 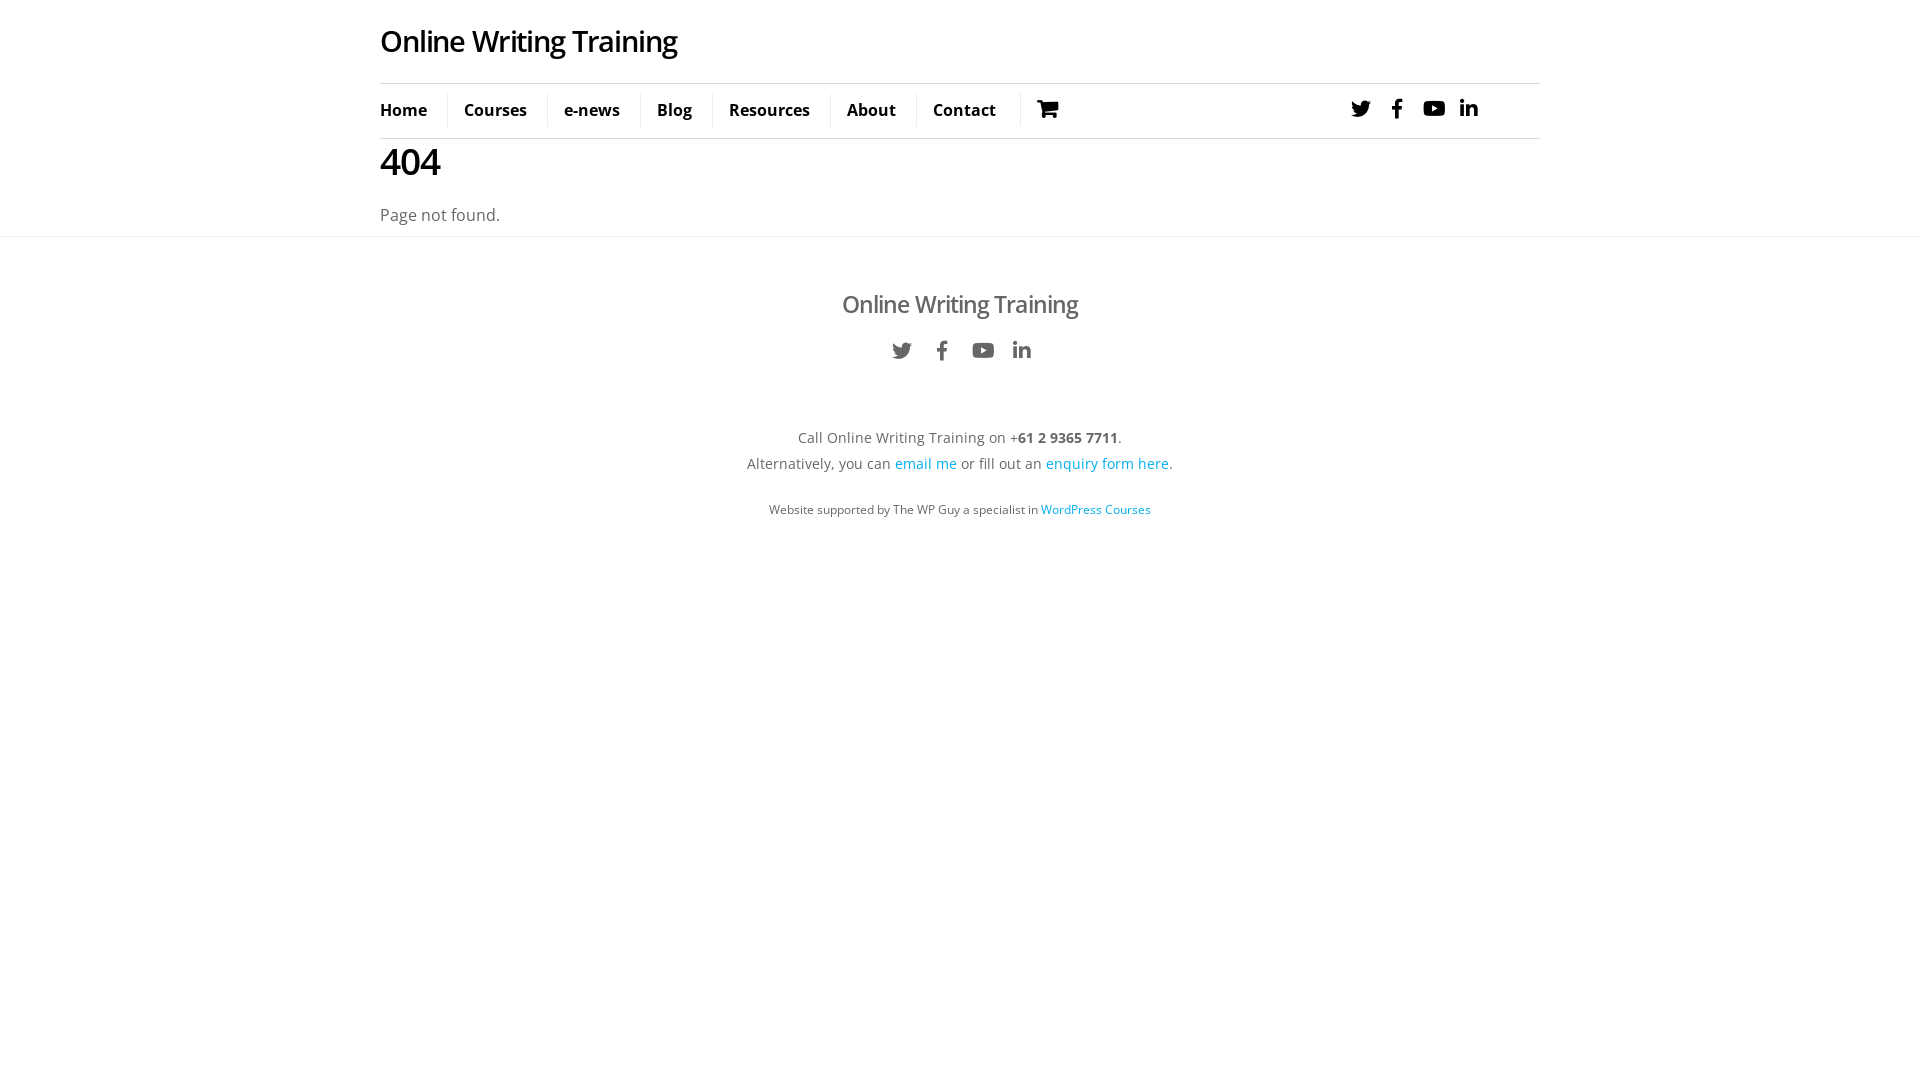 What do you see at coordinates (1094, 508) in the screenshot?
I see `'WordPress Courses'` at bounding box center [1094, 508].